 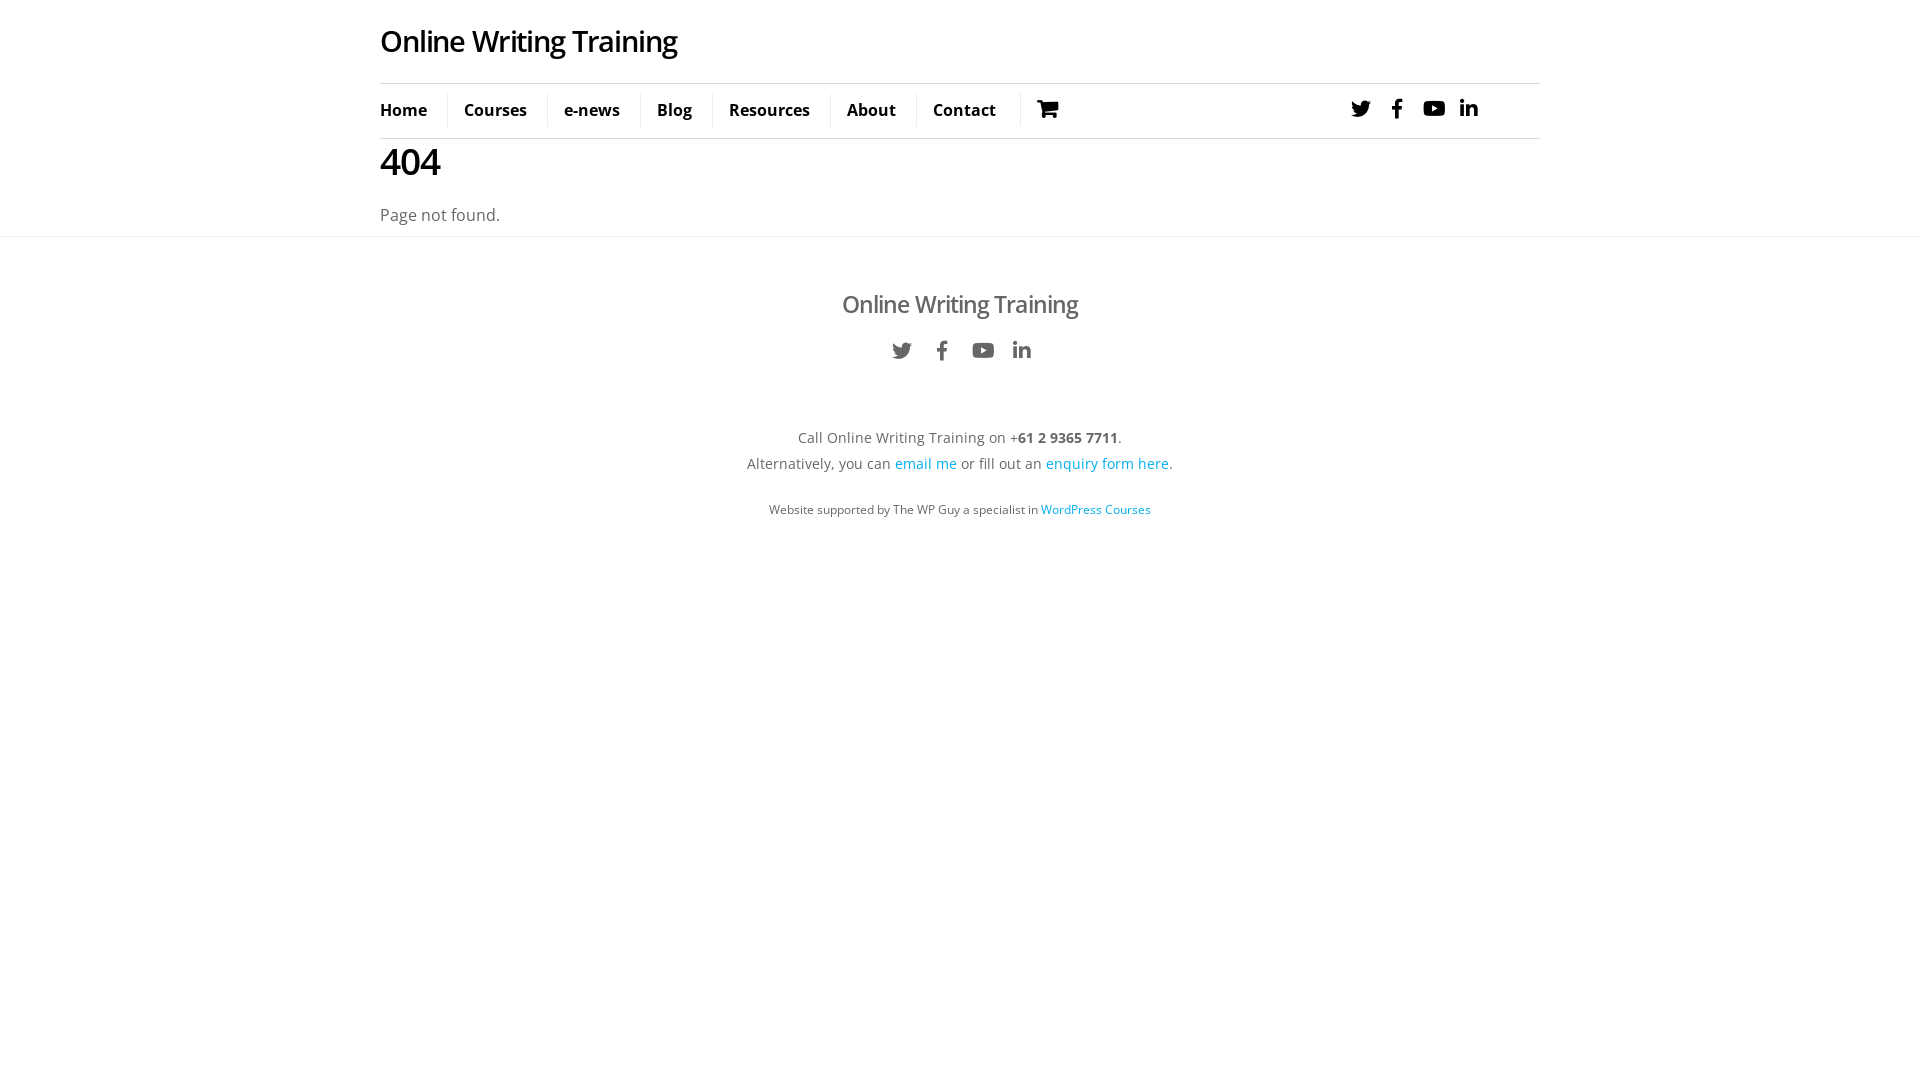 What do you see at coordinates (1094, 508) in the screenshot?
I see `'WordPress Courses'` at bounding box center [1094, 508].